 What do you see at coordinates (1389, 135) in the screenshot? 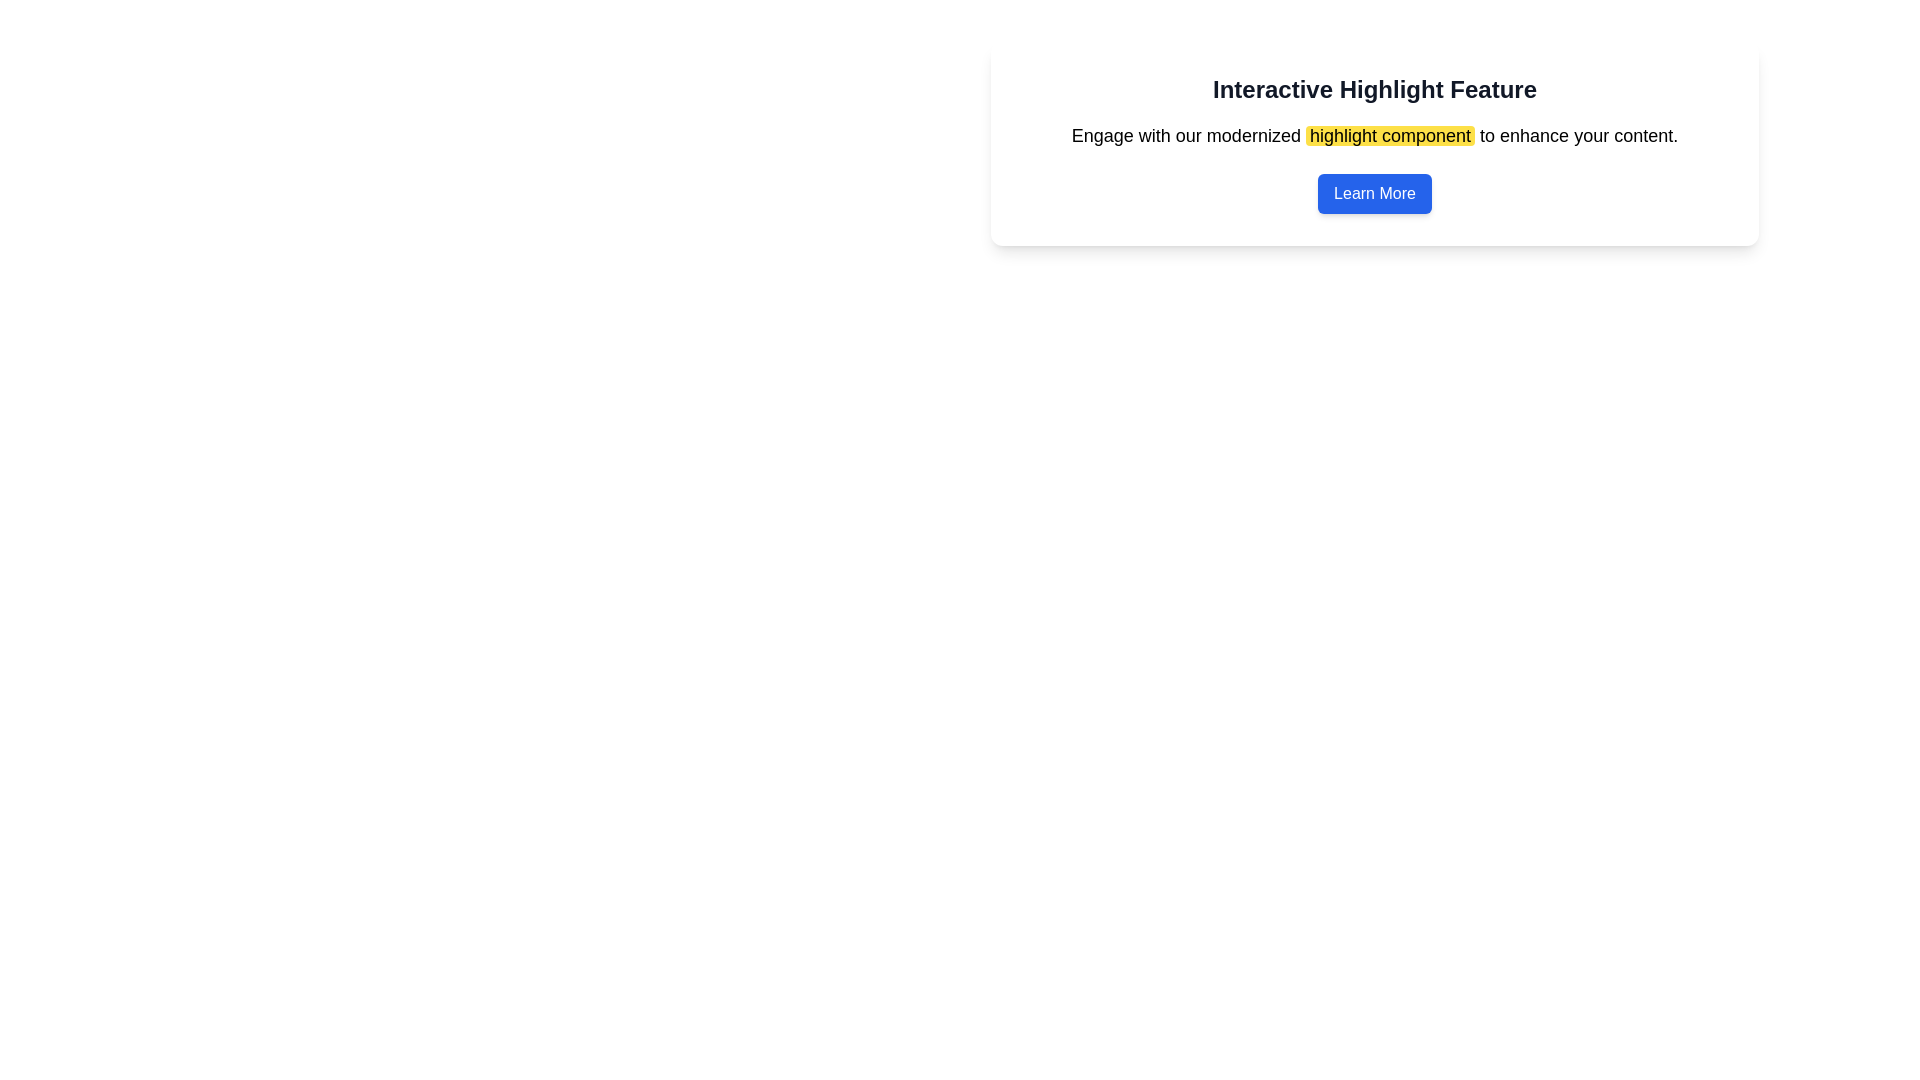
I see `the highlighted text segment labeled 'highlight component' with a yellow background in the text block under 'Interactive Highlight Feature'` at bounding box center [1389, 135].